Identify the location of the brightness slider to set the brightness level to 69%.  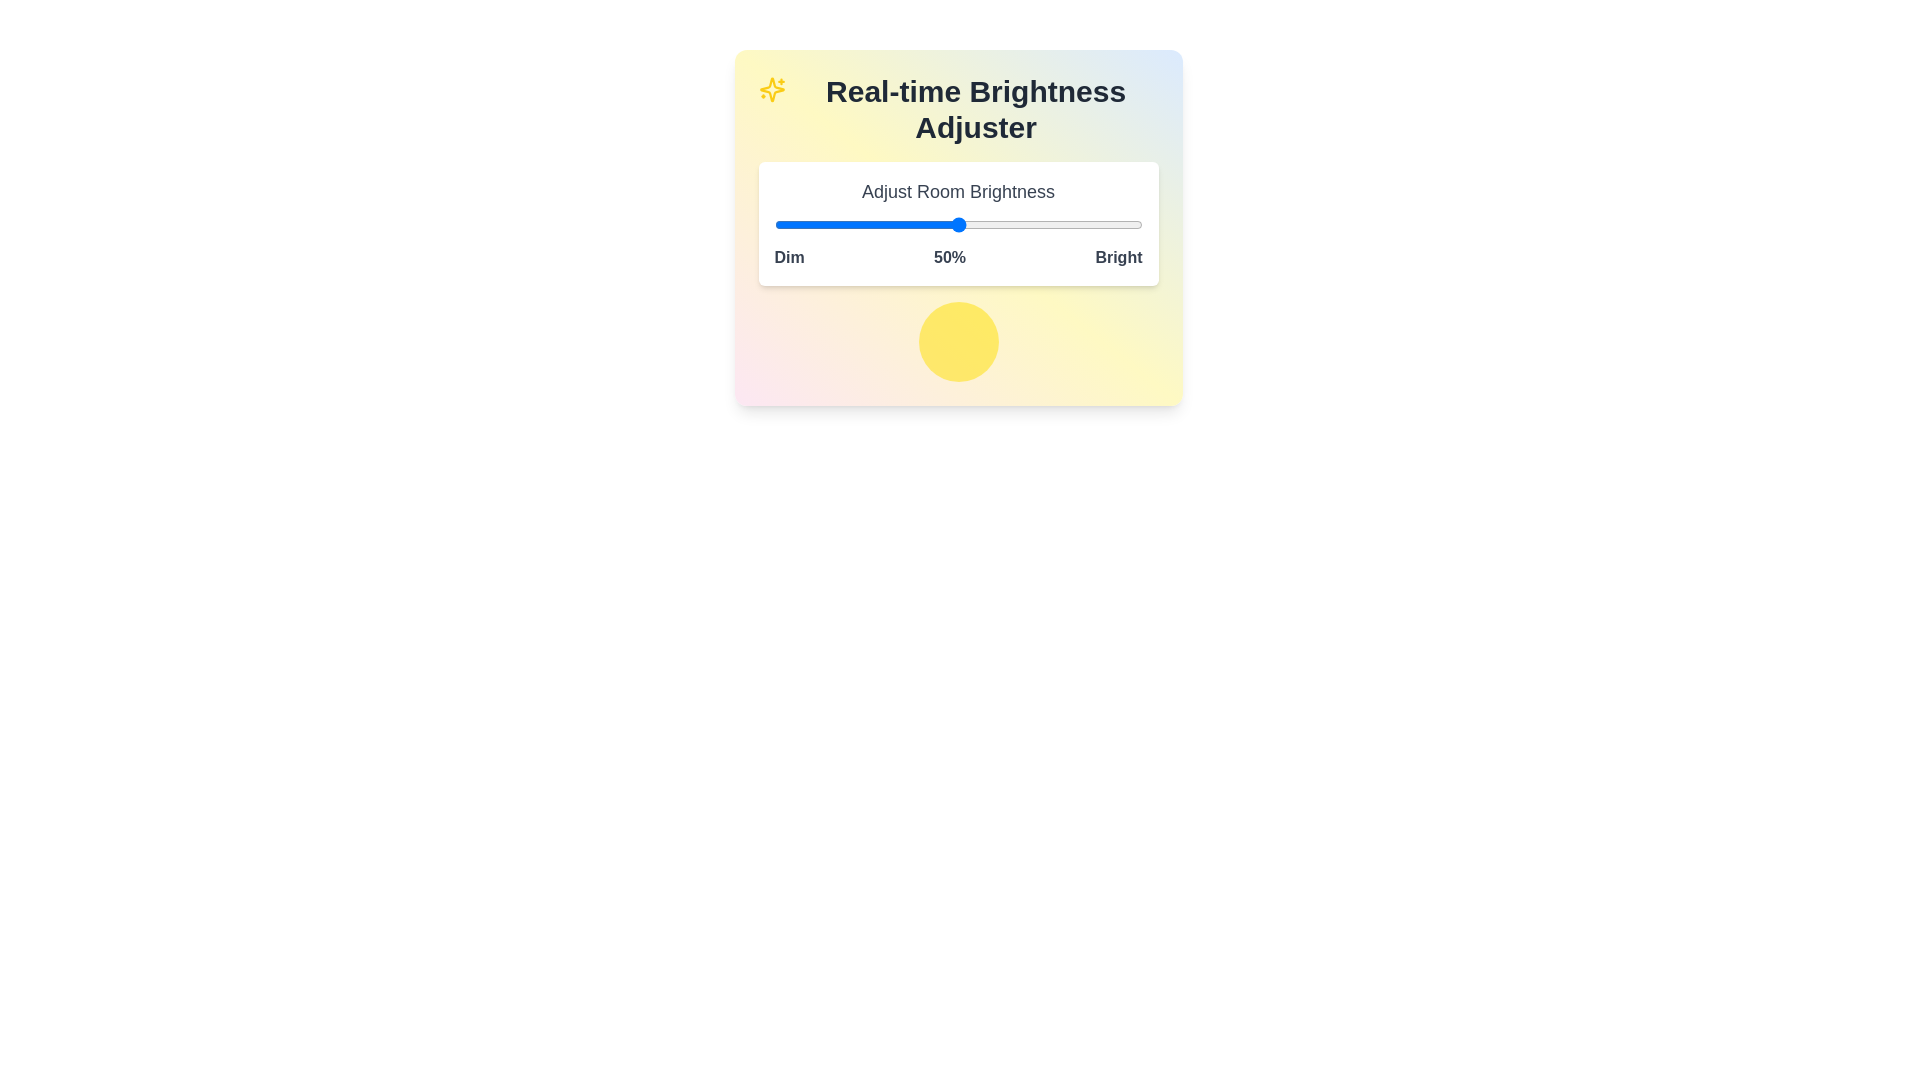
(1028, 224).